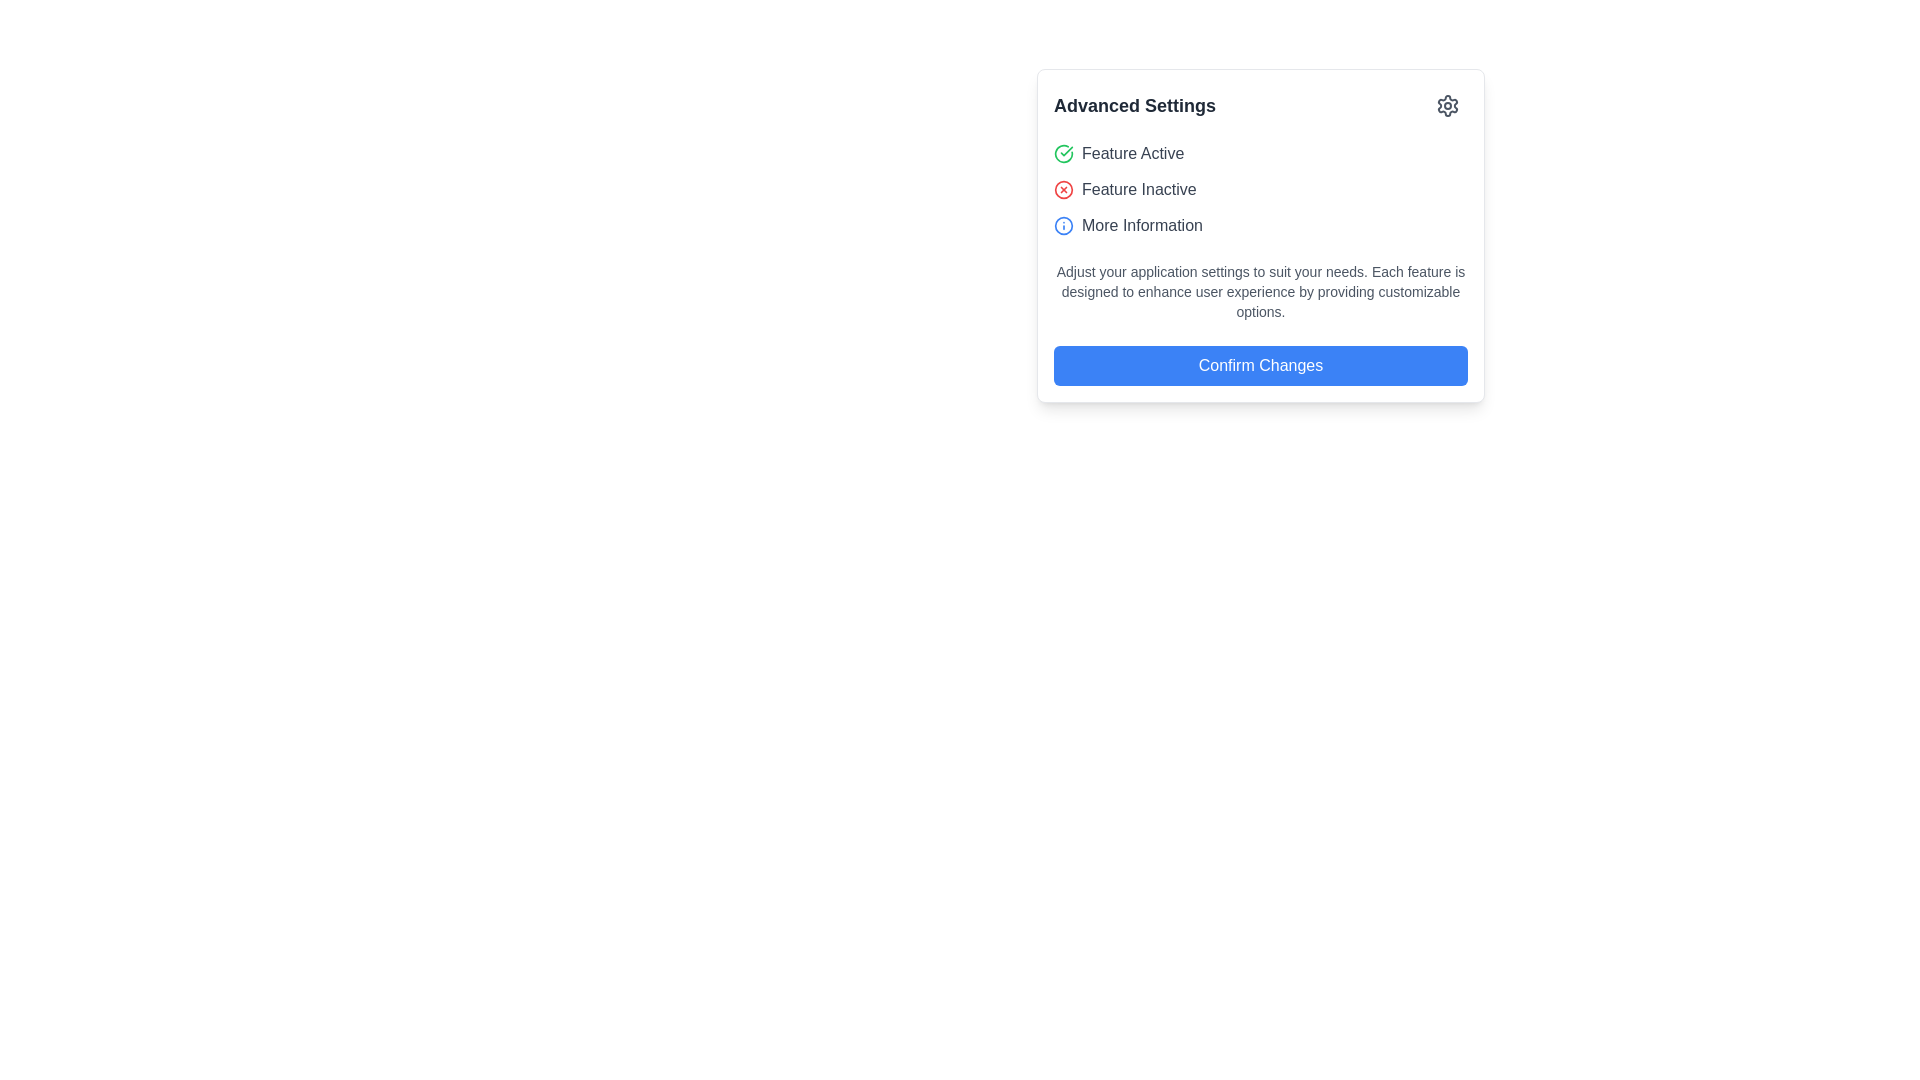 This screenshot has width=1920, height=1080. I want to click on SVG Circle element with a blue outline and white fill, located within the 'More Information' icon adjacent to the text 'More Information', so click(1063, 225).